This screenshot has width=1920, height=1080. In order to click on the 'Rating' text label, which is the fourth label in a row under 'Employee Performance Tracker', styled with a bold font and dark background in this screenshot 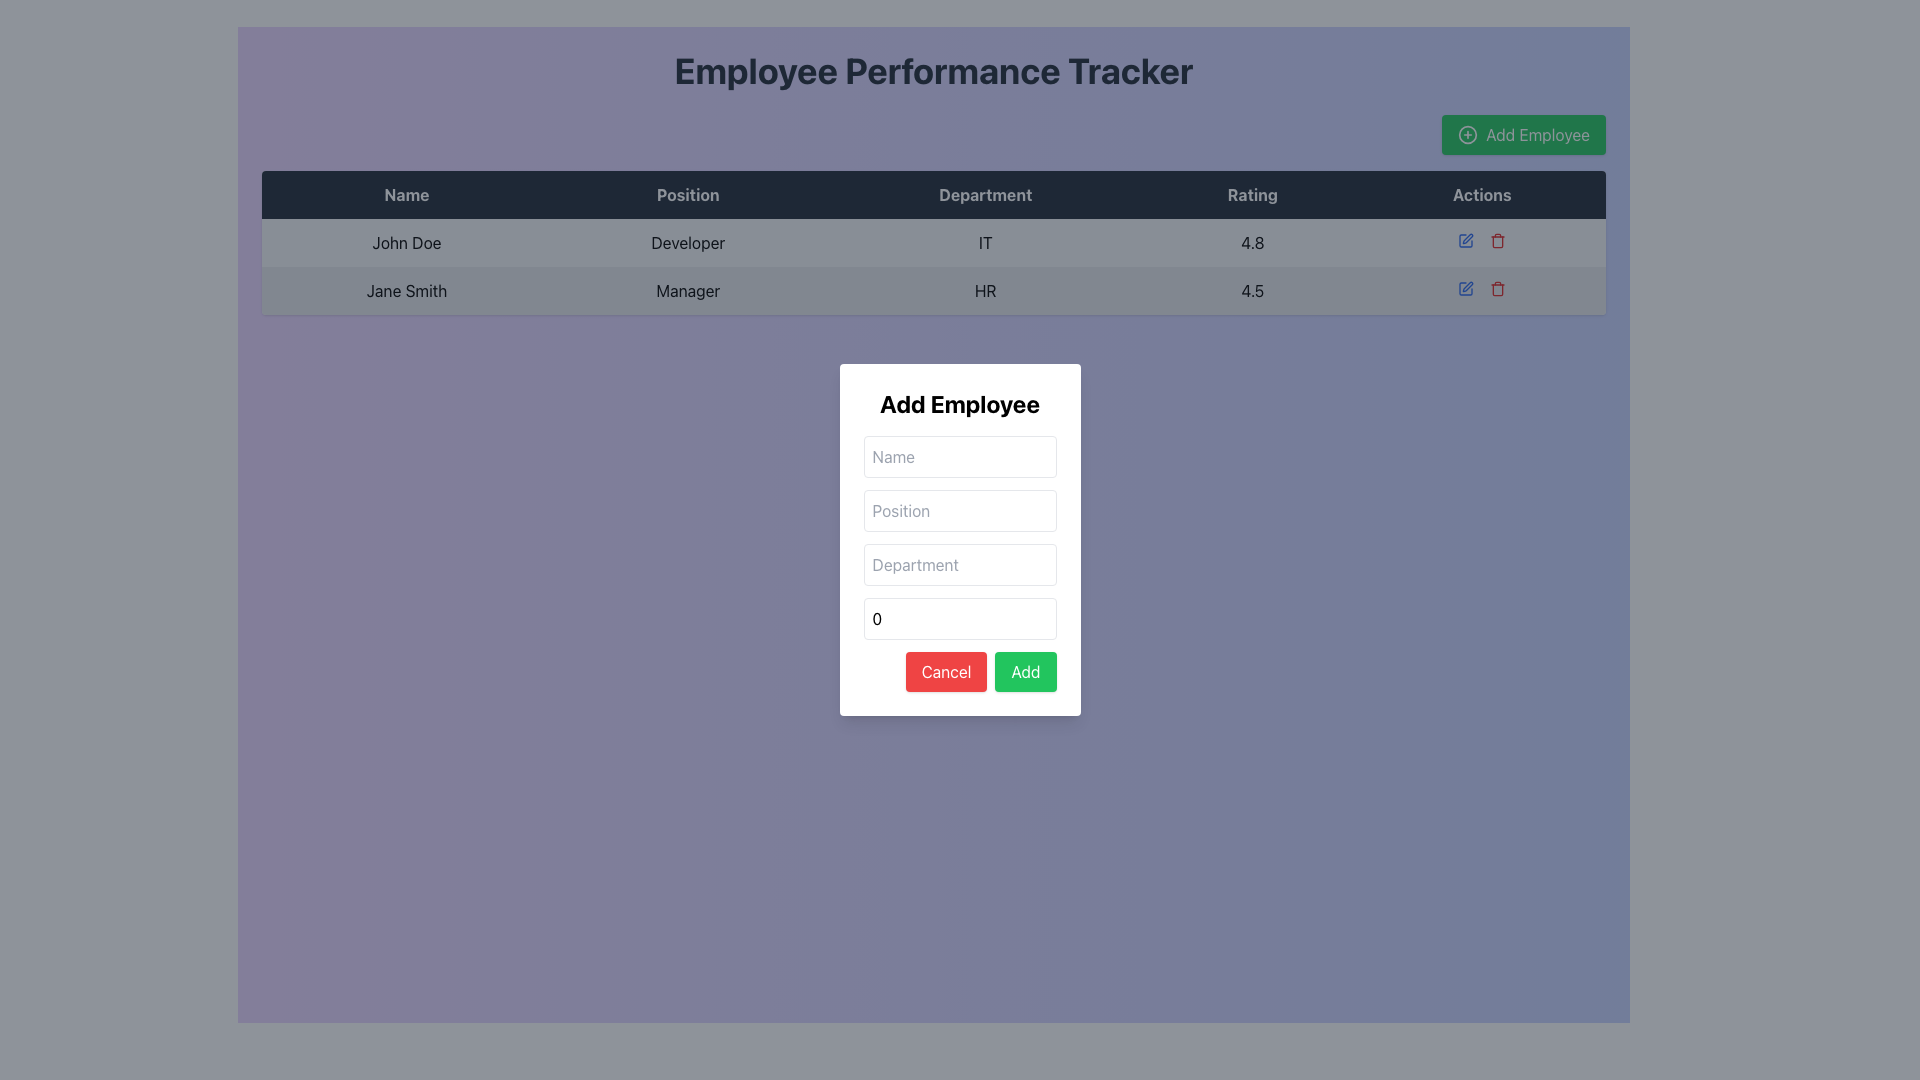, I will do `click(1251, 195)`.